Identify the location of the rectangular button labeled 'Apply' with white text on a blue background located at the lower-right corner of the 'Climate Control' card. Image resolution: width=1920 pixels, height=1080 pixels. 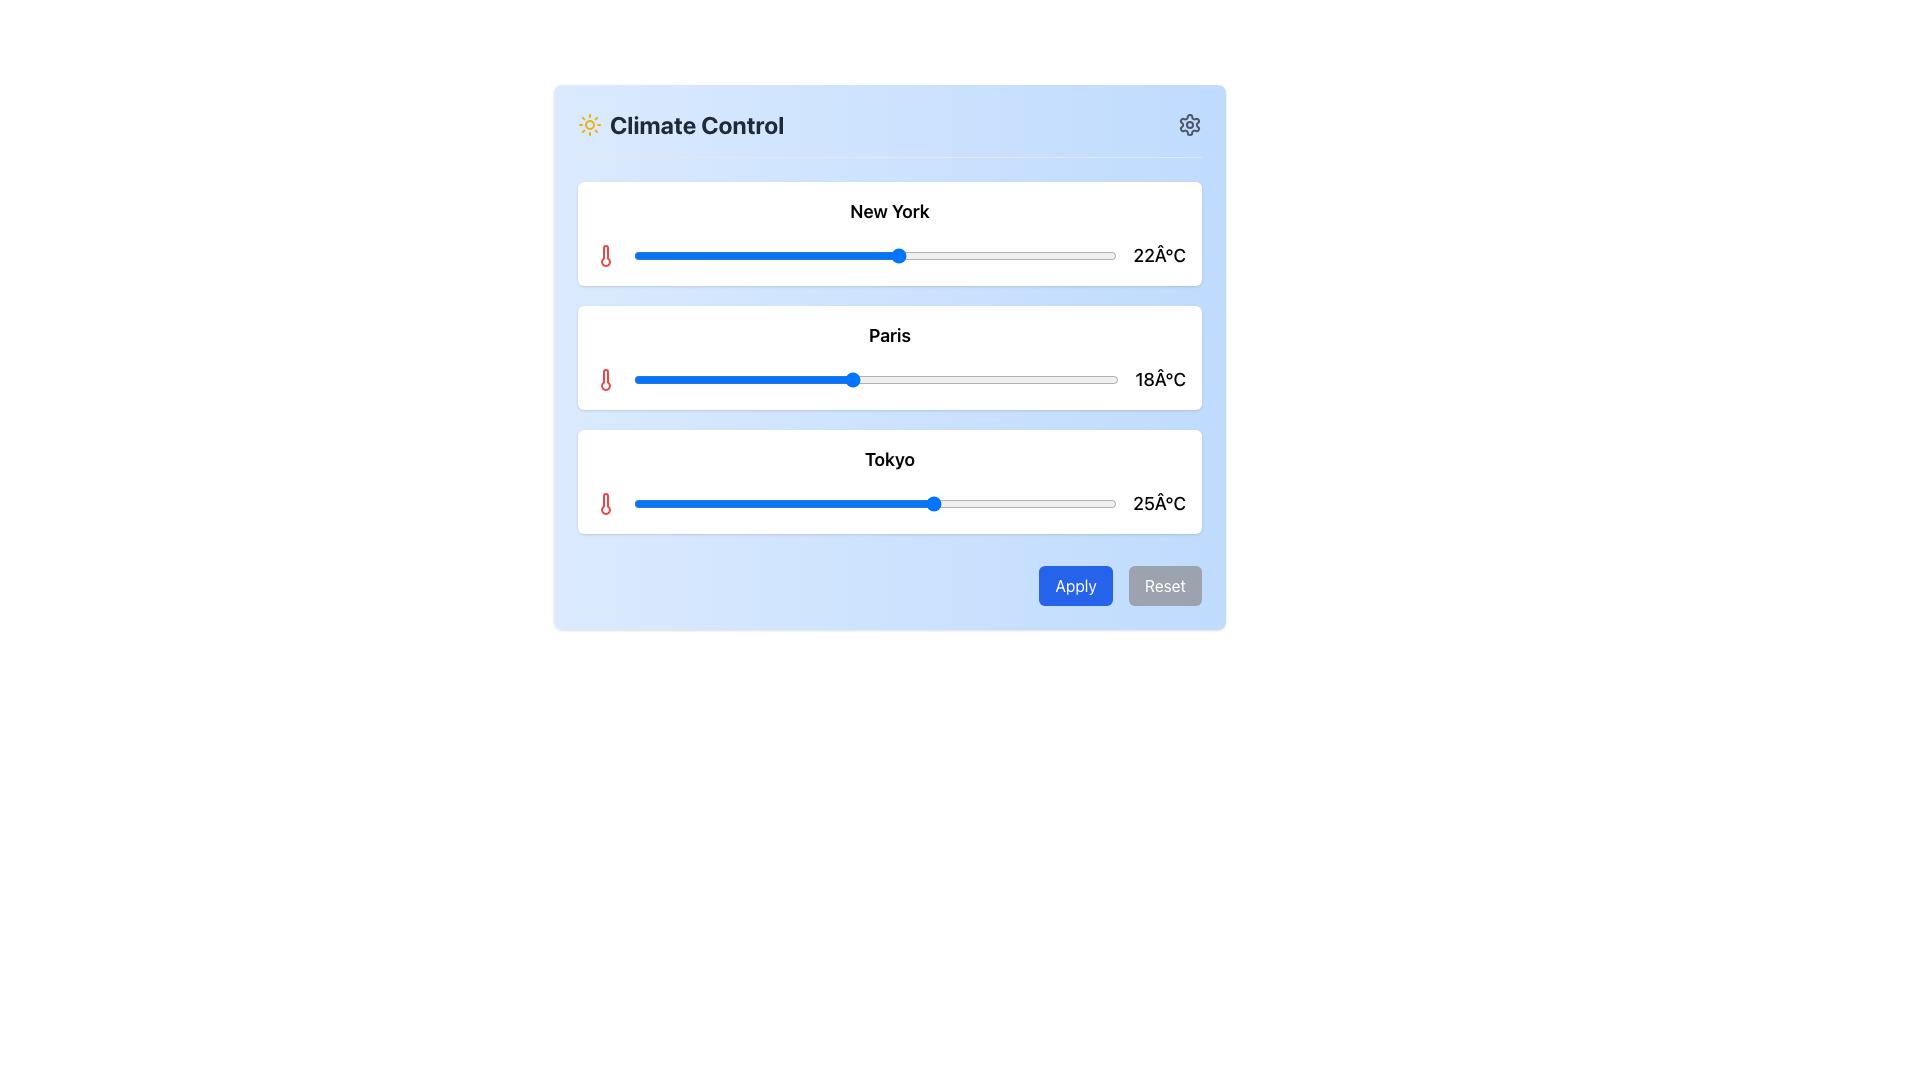
(1074, 585).